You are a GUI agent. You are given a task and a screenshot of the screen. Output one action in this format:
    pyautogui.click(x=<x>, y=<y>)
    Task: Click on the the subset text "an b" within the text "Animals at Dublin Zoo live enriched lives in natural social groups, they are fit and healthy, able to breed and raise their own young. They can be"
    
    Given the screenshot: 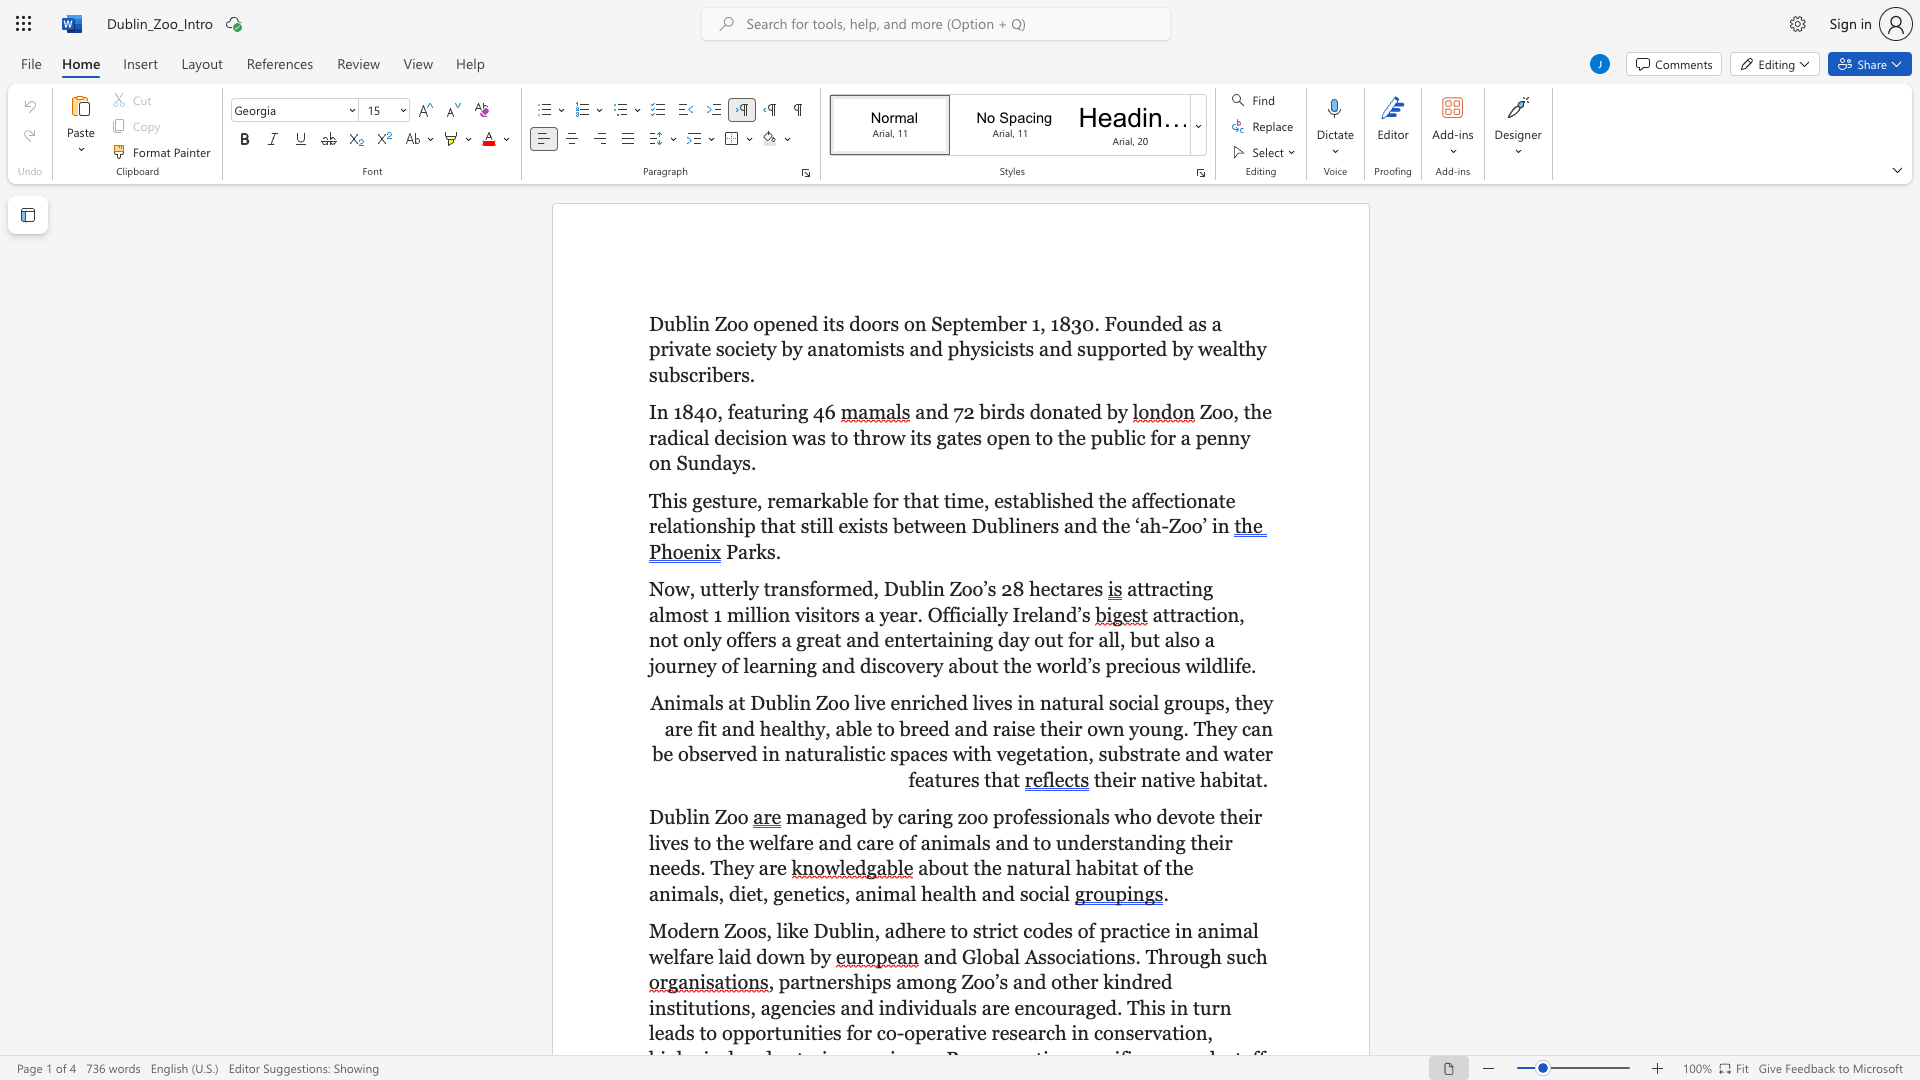 What is the action you would take?
    pyautogui.click(x=1250, y=728)
    